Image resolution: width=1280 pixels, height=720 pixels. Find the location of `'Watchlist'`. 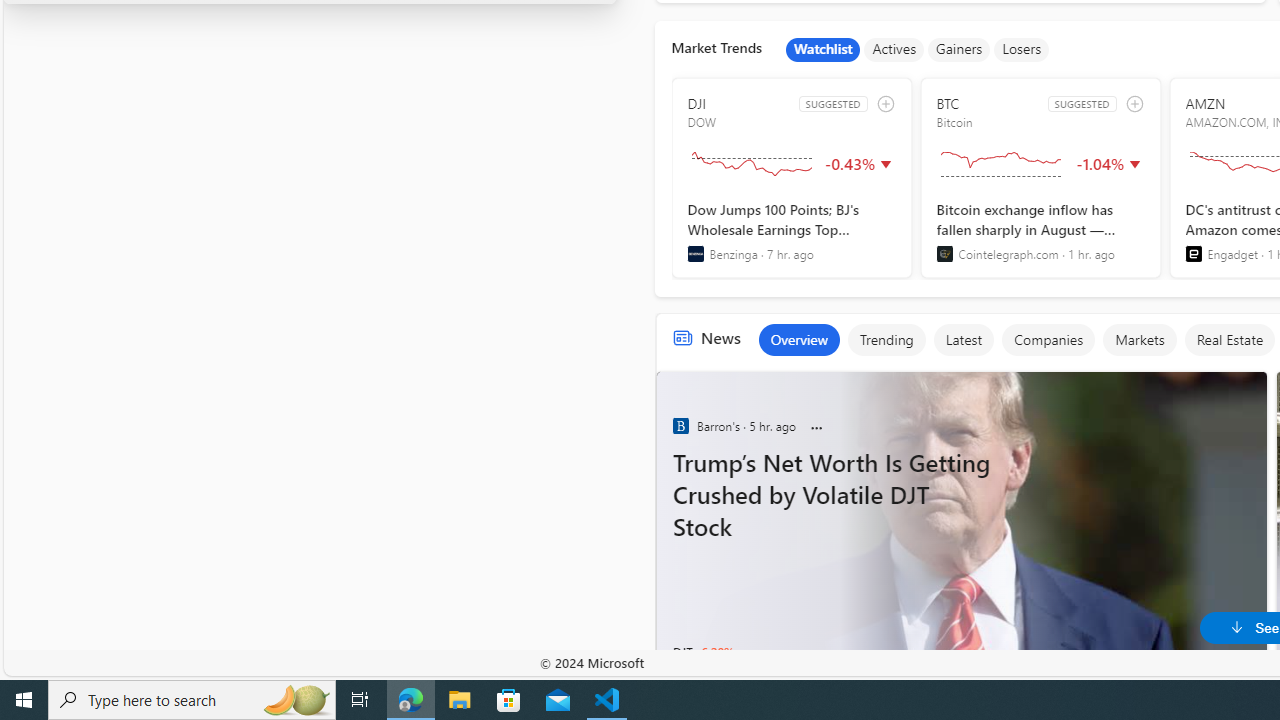

'Watchlist' is located at coordinates (823, 49).